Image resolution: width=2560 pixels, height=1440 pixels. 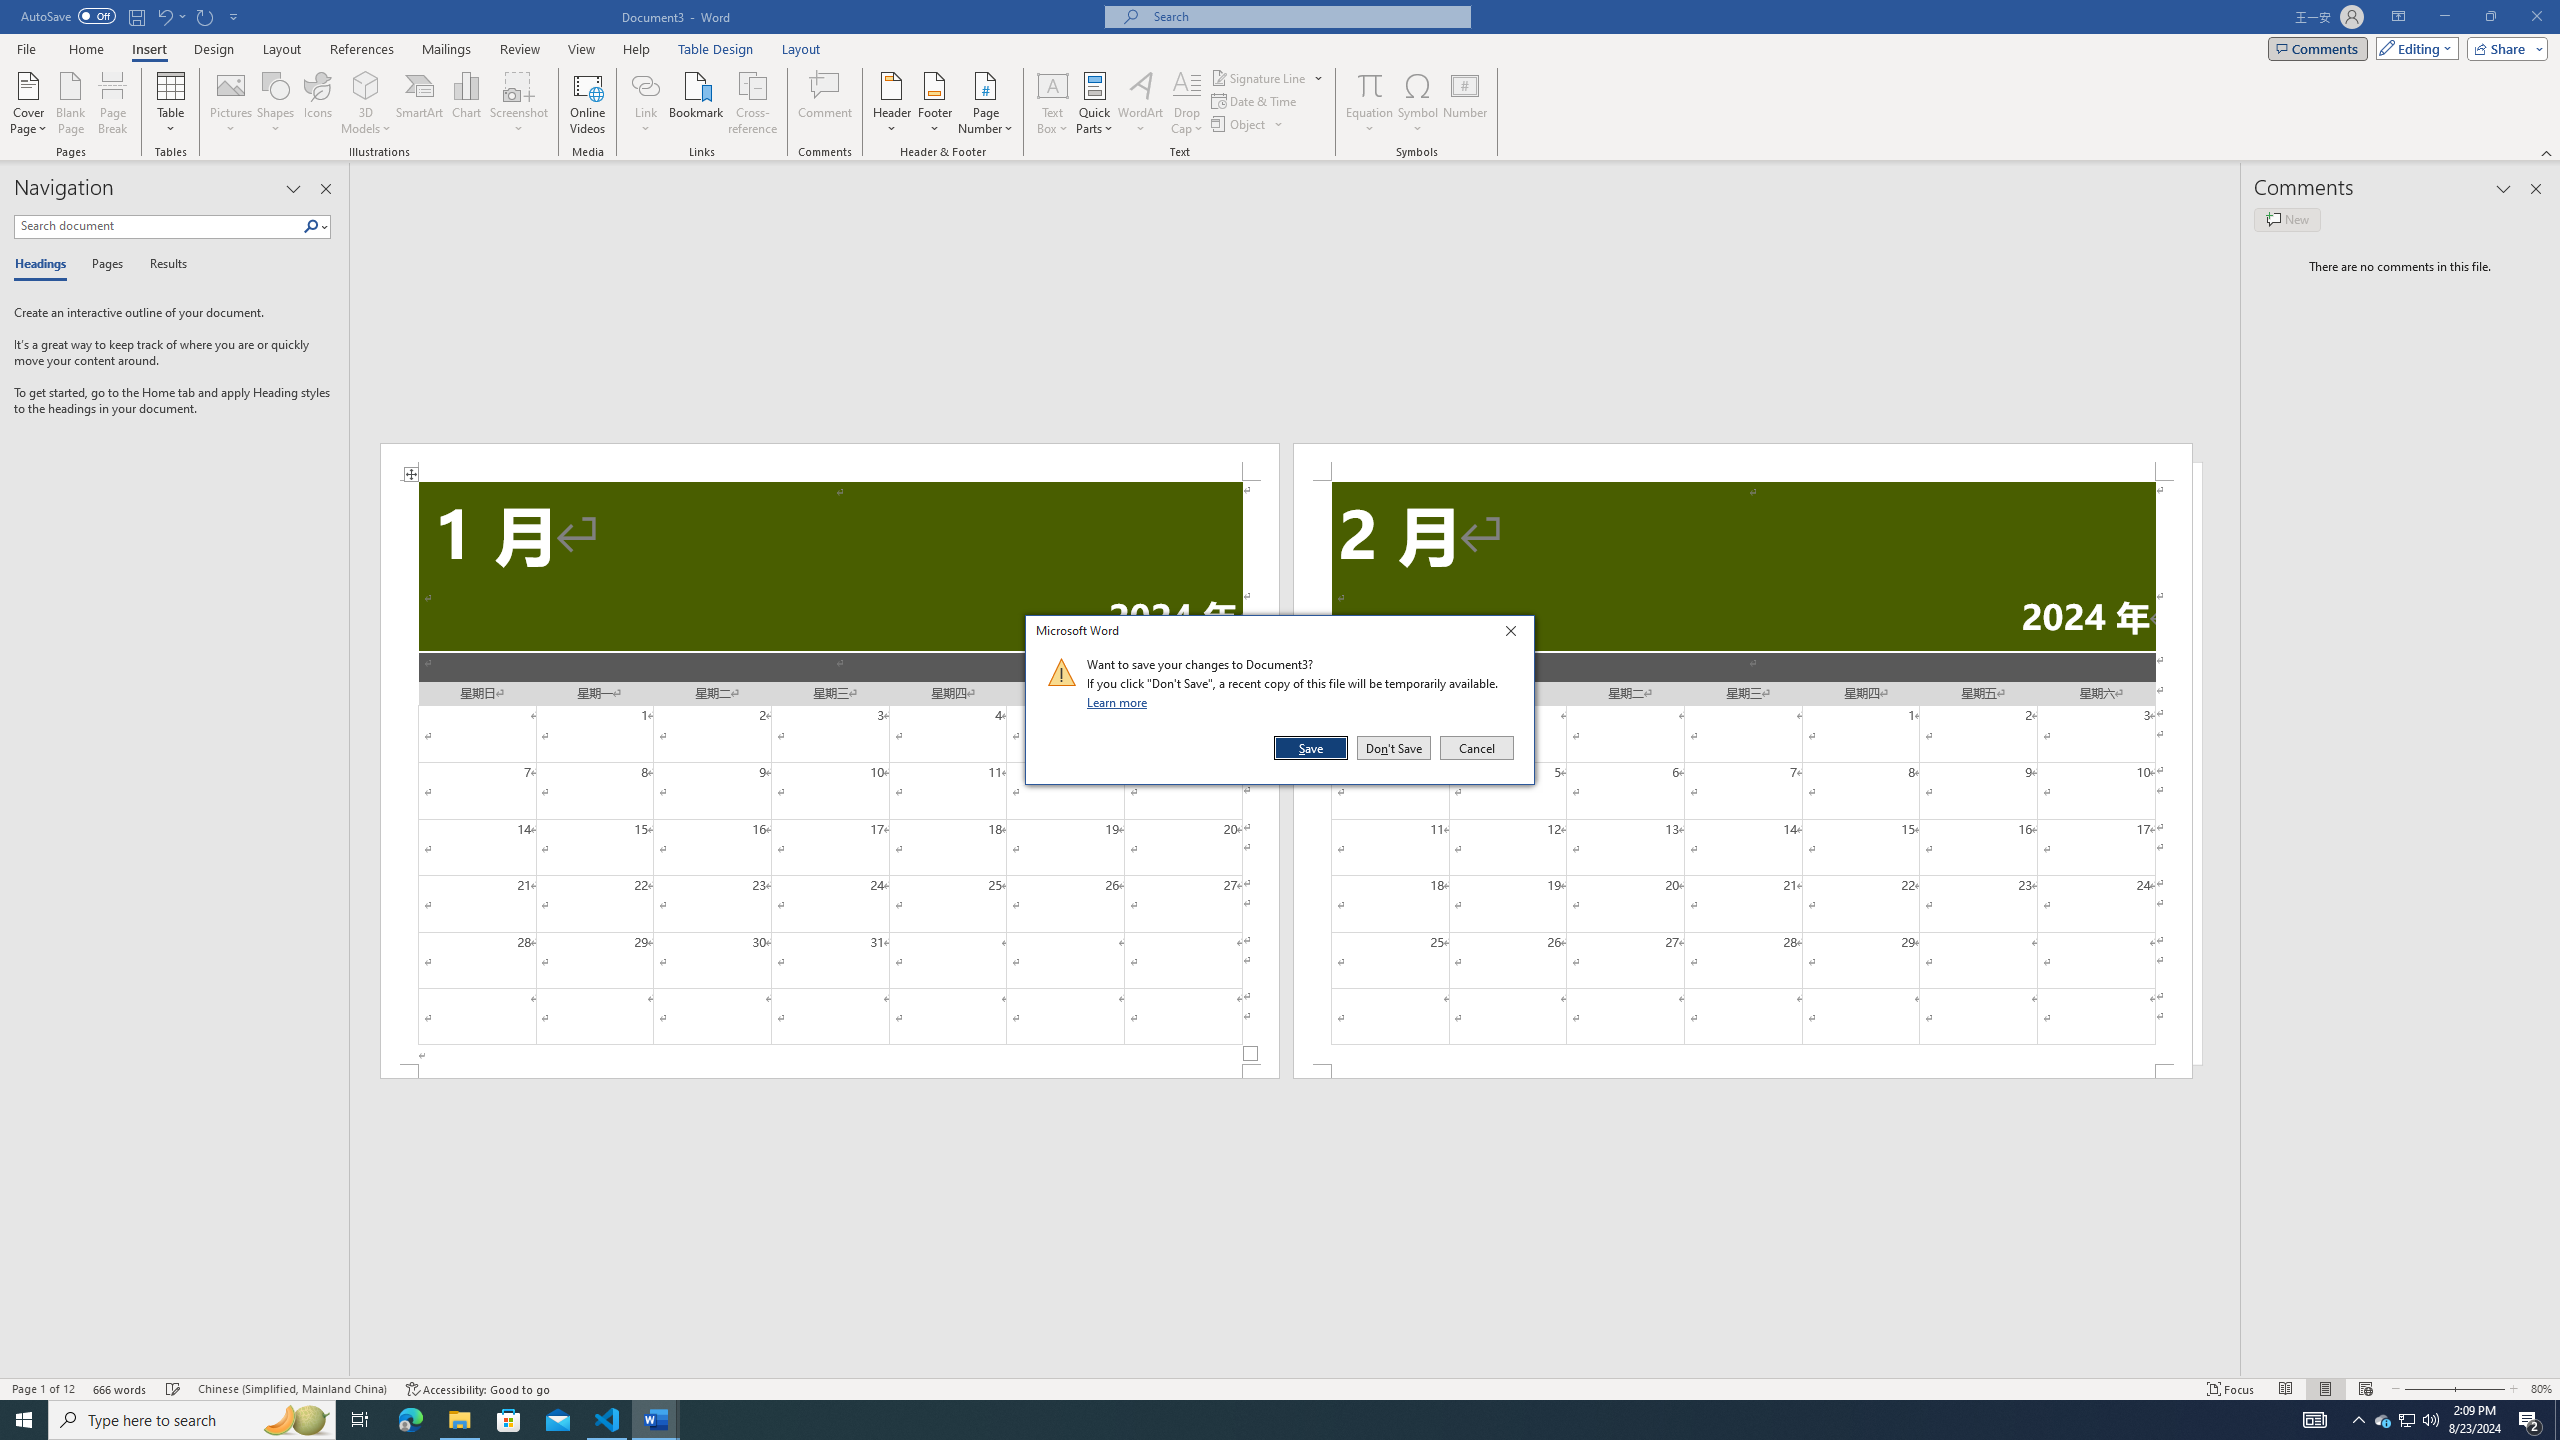 I want to click on 'References', so click(x=362, y=49).